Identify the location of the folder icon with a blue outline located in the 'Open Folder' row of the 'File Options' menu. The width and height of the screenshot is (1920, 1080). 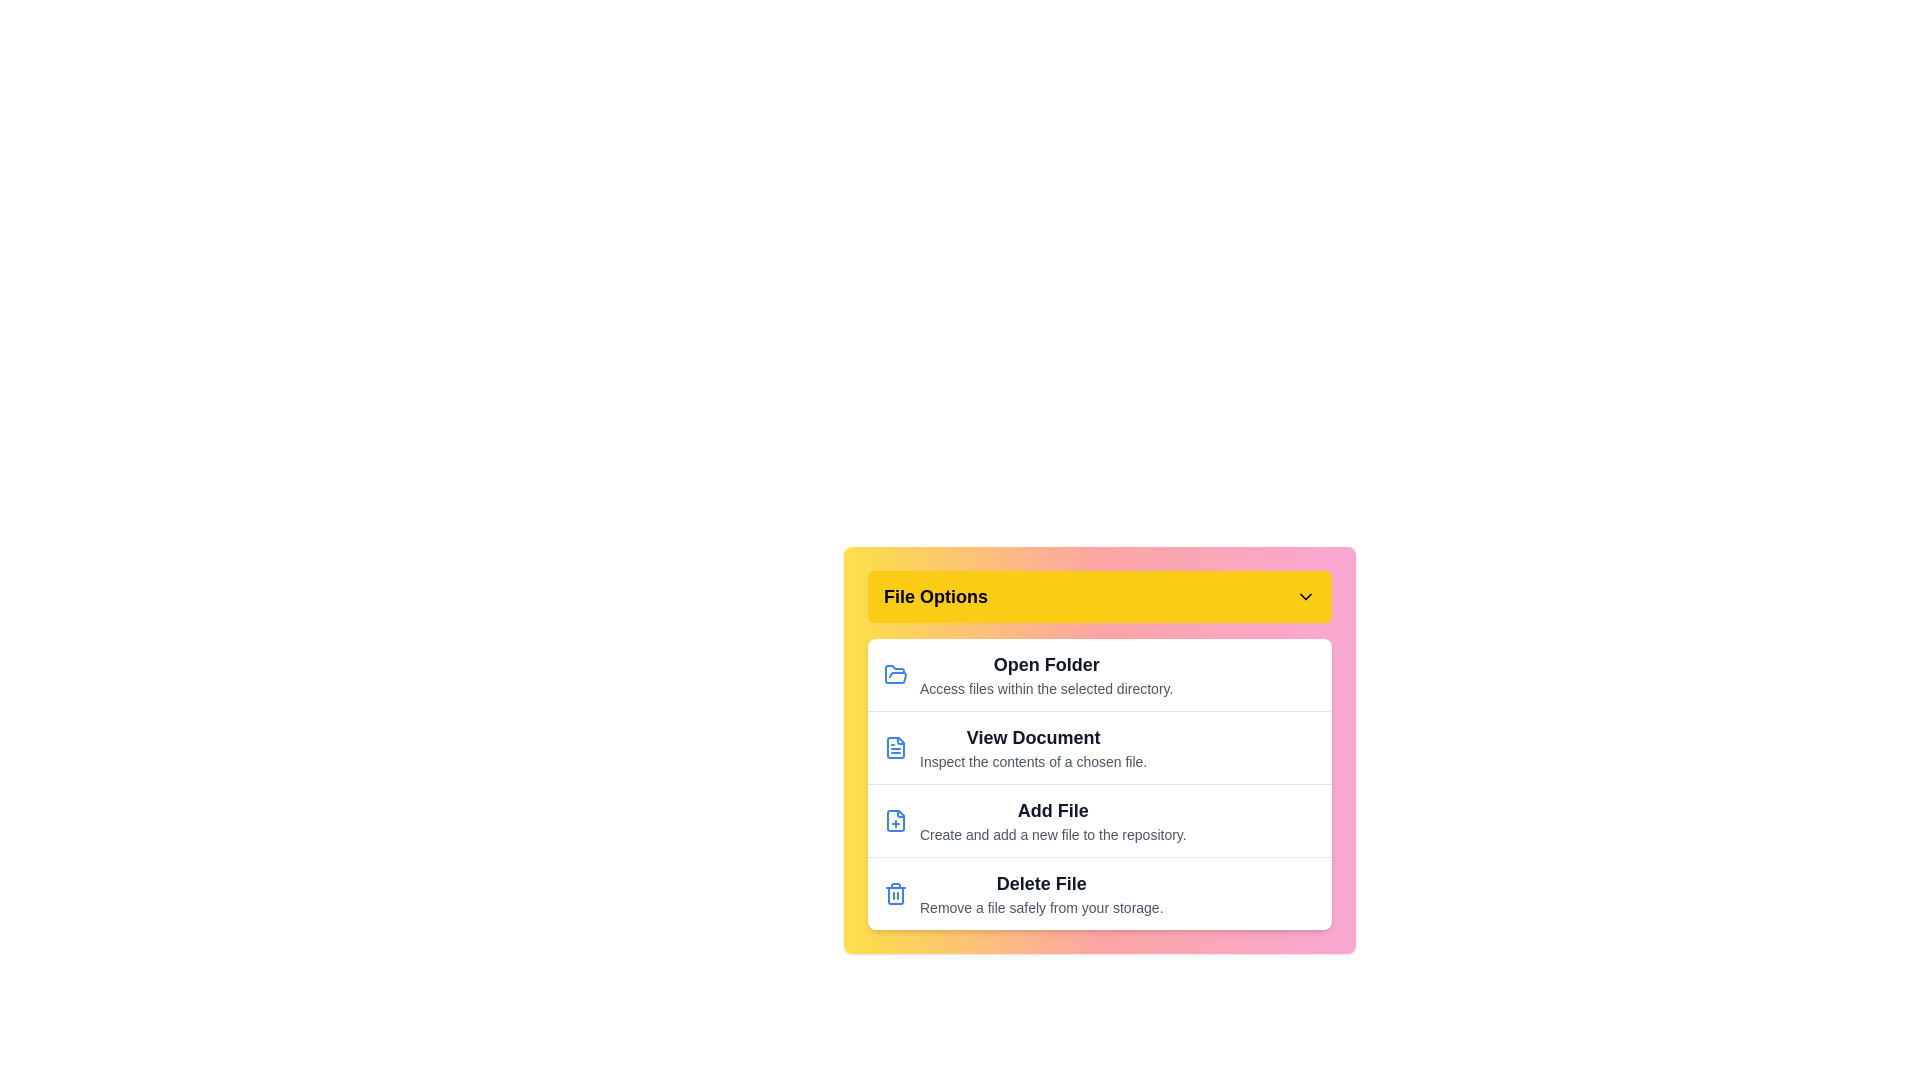
(895, 674).